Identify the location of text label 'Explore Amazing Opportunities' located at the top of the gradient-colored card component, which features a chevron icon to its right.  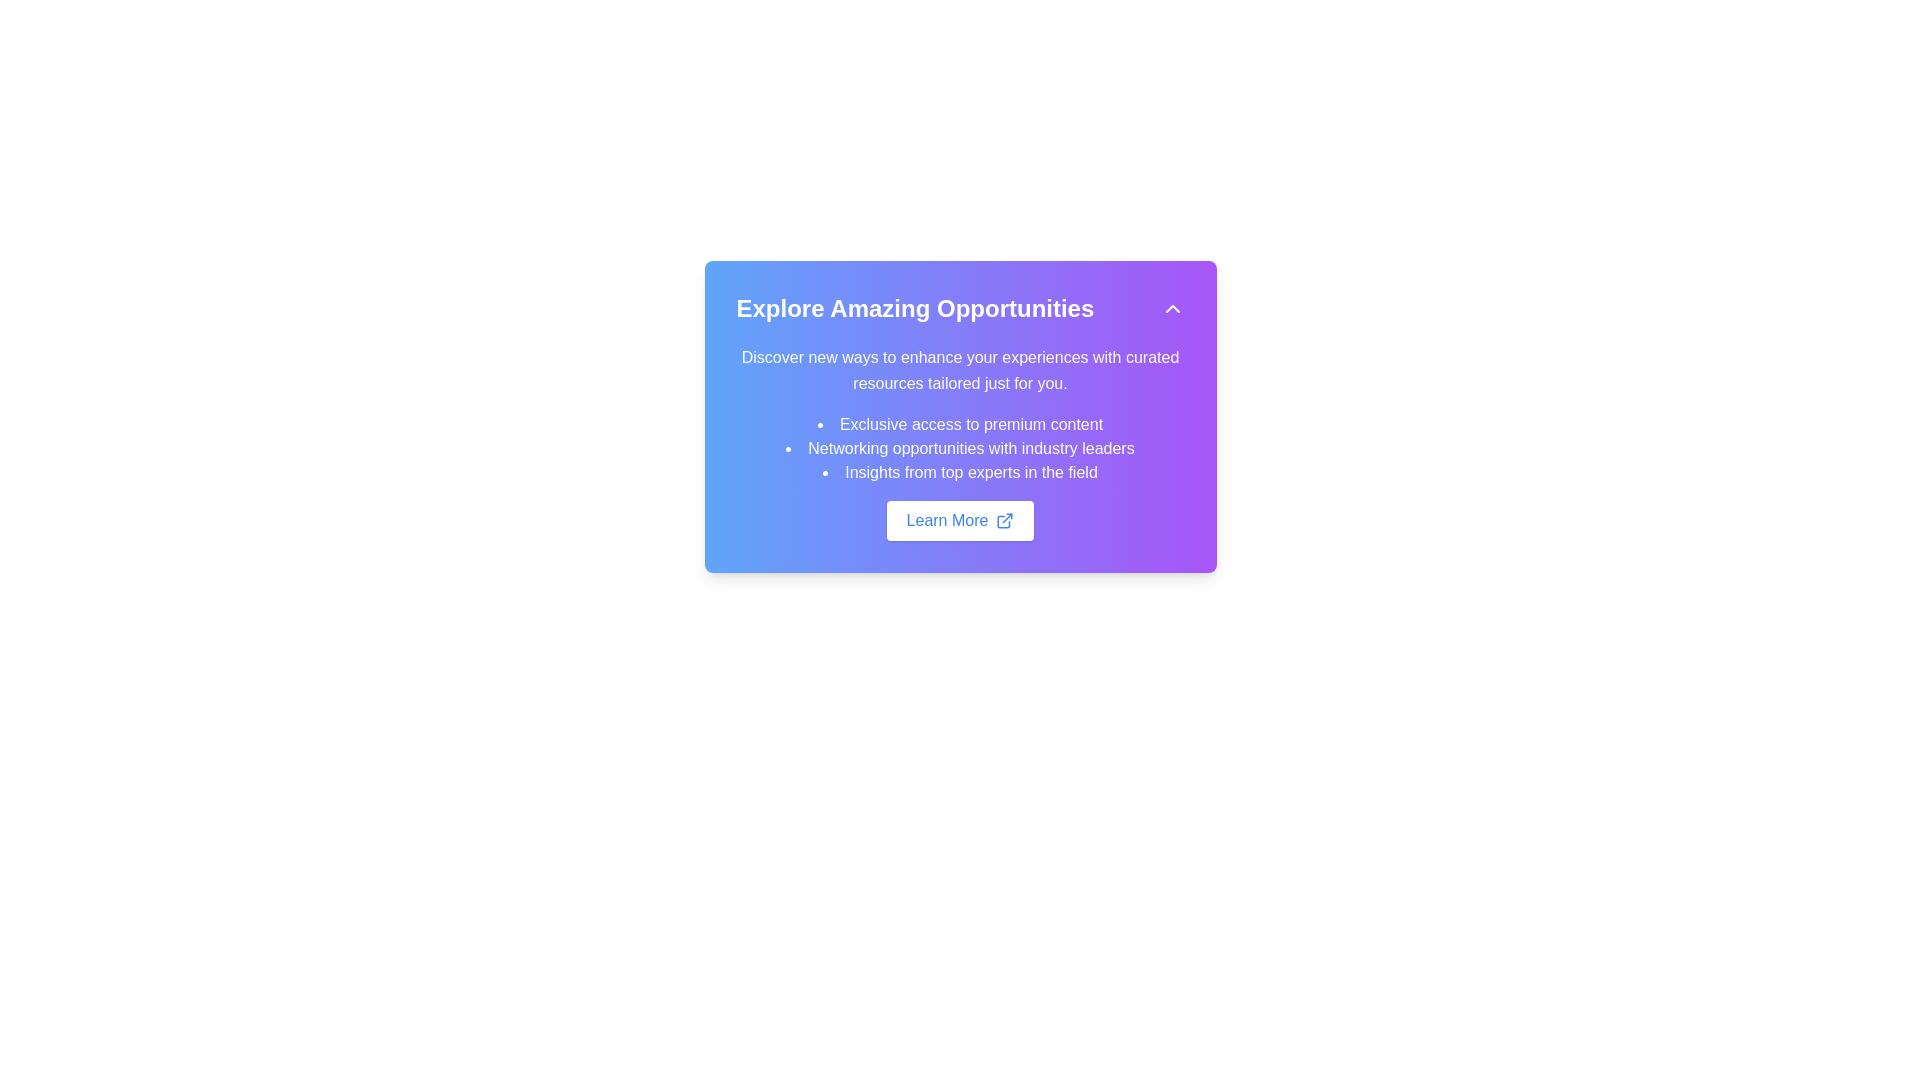
(960, 308).